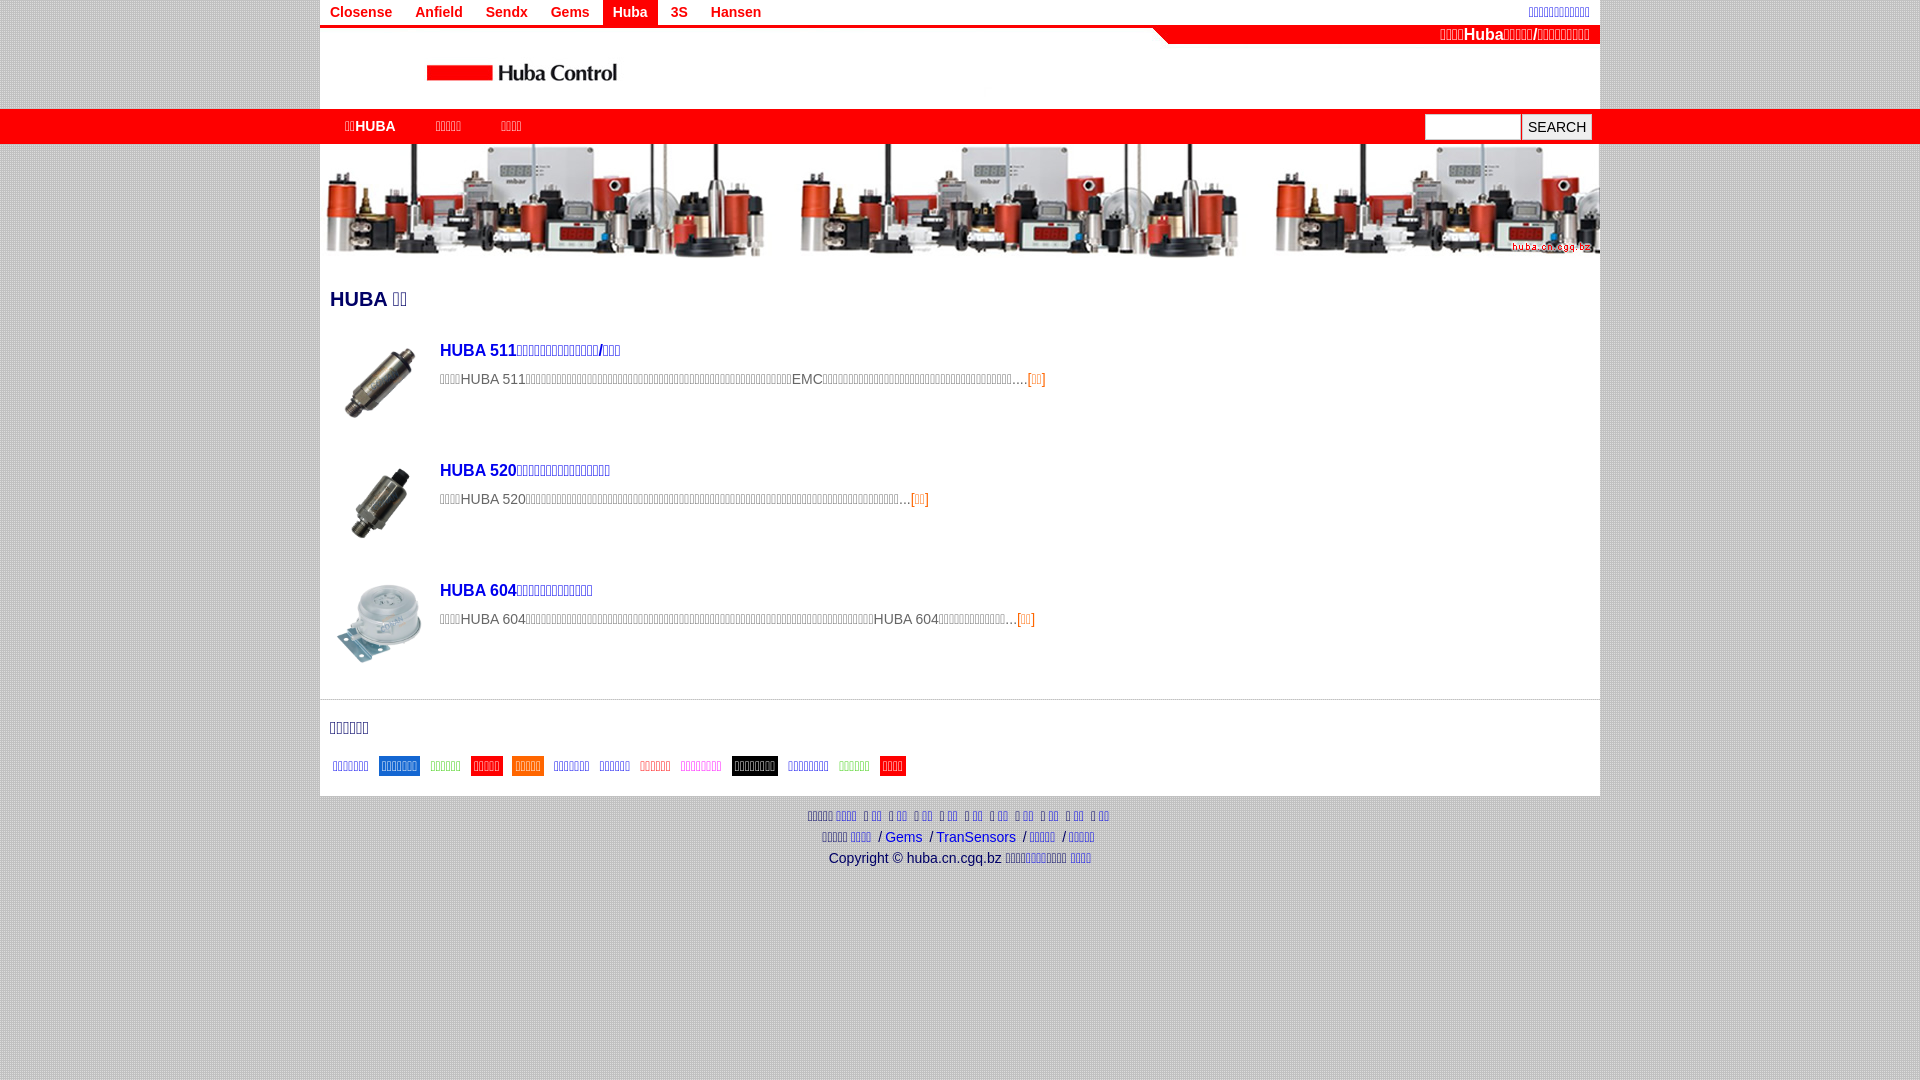 The width and height of the screenshot is (1920, 1080). I want to click on 'Anfield', so click(437, 12).